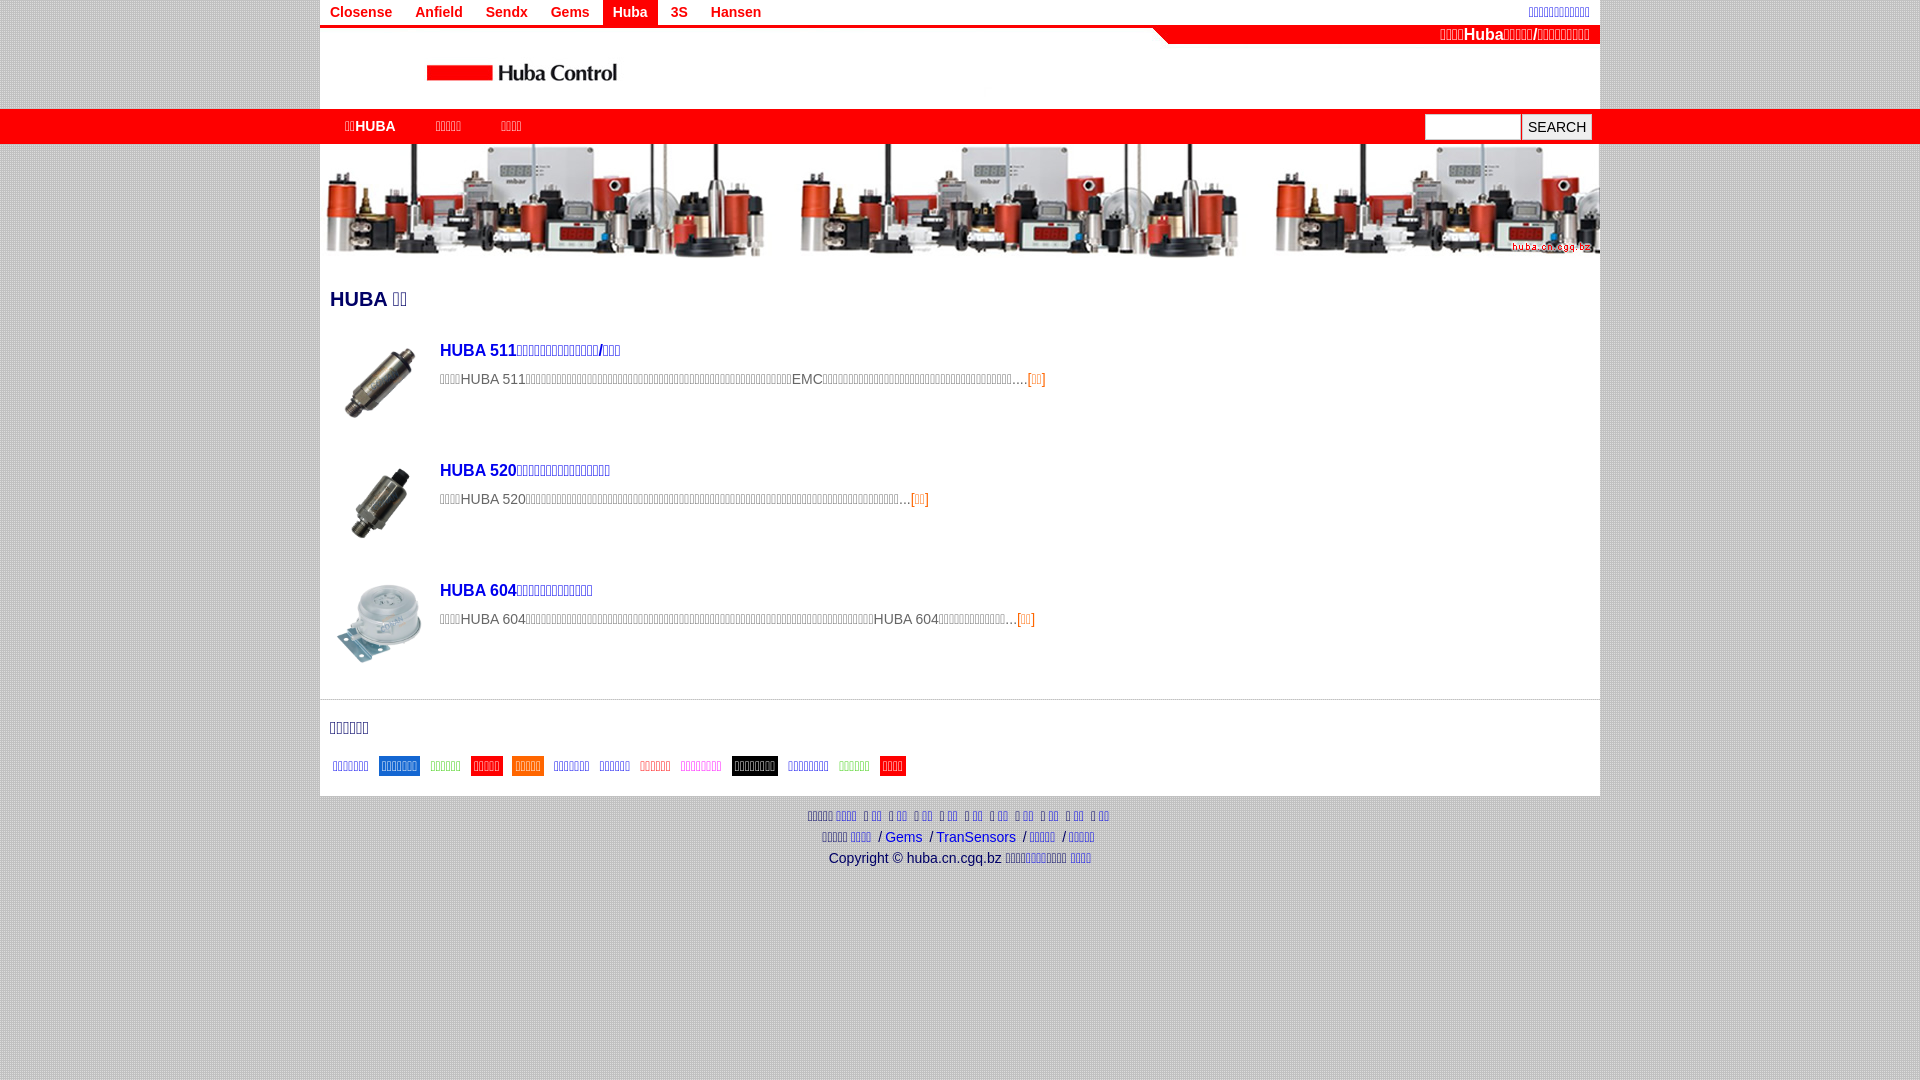 The width and height of the screenshot is (1920, 1080). I want to click on 'Anfield', so click(437, 12).